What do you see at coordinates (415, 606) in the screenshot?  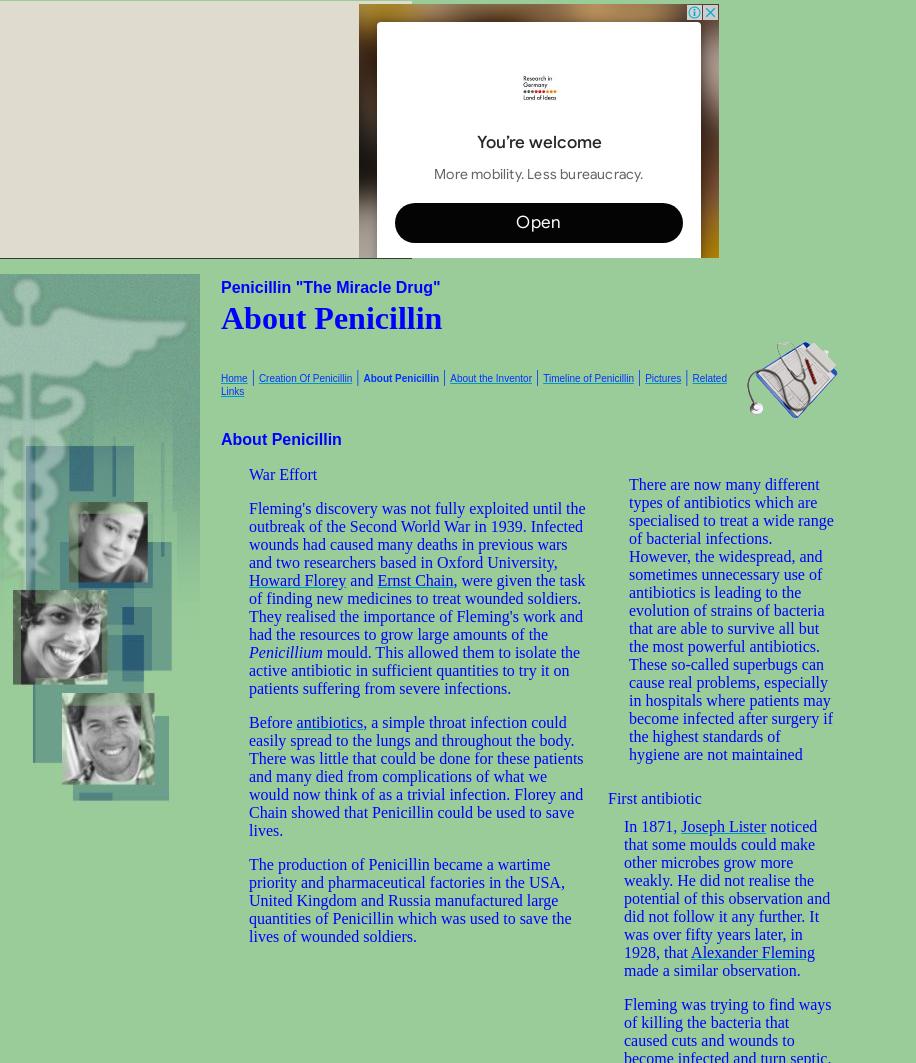 I see `', were given the task of finding new medicines to treat wounded soldiers.
                                             They realised the importance of Fleming's work and had the resources to grow large amounts of the'` at bounding box center [415, 606].